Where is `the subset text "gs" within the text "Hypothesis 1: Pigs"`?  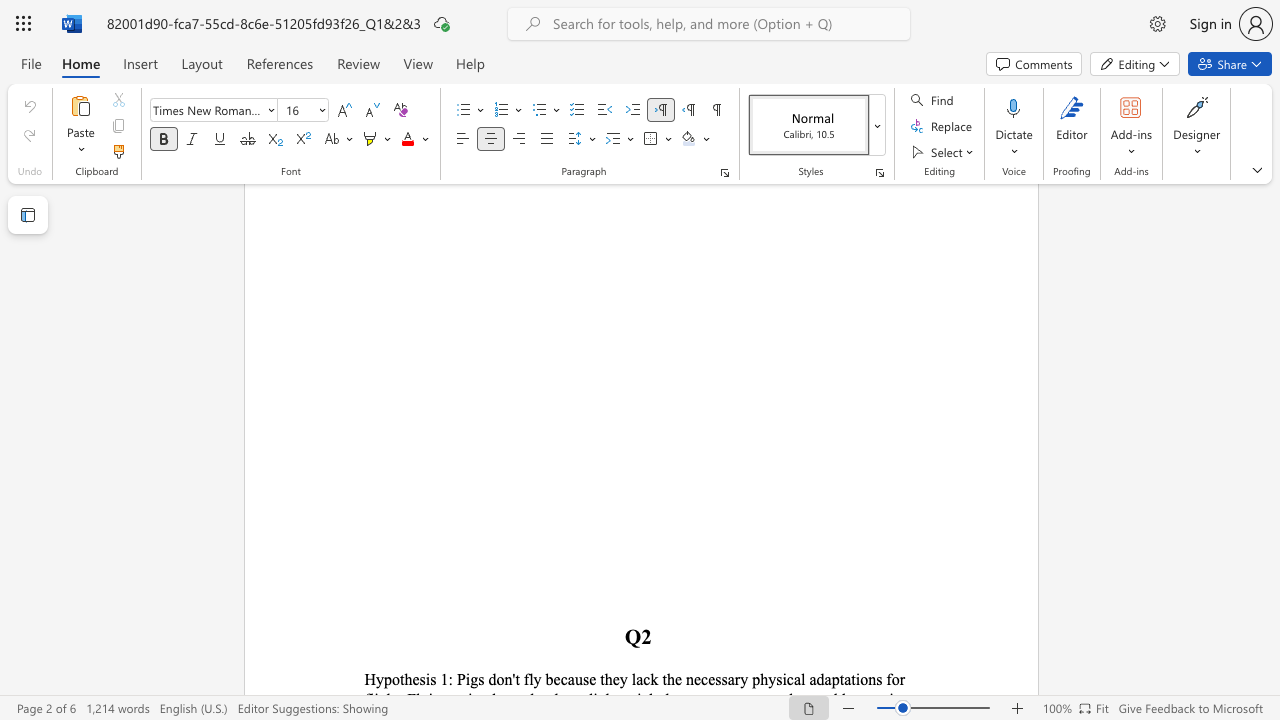 the subset text "gs" within the text "Hypothesis 1: Pigs" is located at coordinates (469, 678).